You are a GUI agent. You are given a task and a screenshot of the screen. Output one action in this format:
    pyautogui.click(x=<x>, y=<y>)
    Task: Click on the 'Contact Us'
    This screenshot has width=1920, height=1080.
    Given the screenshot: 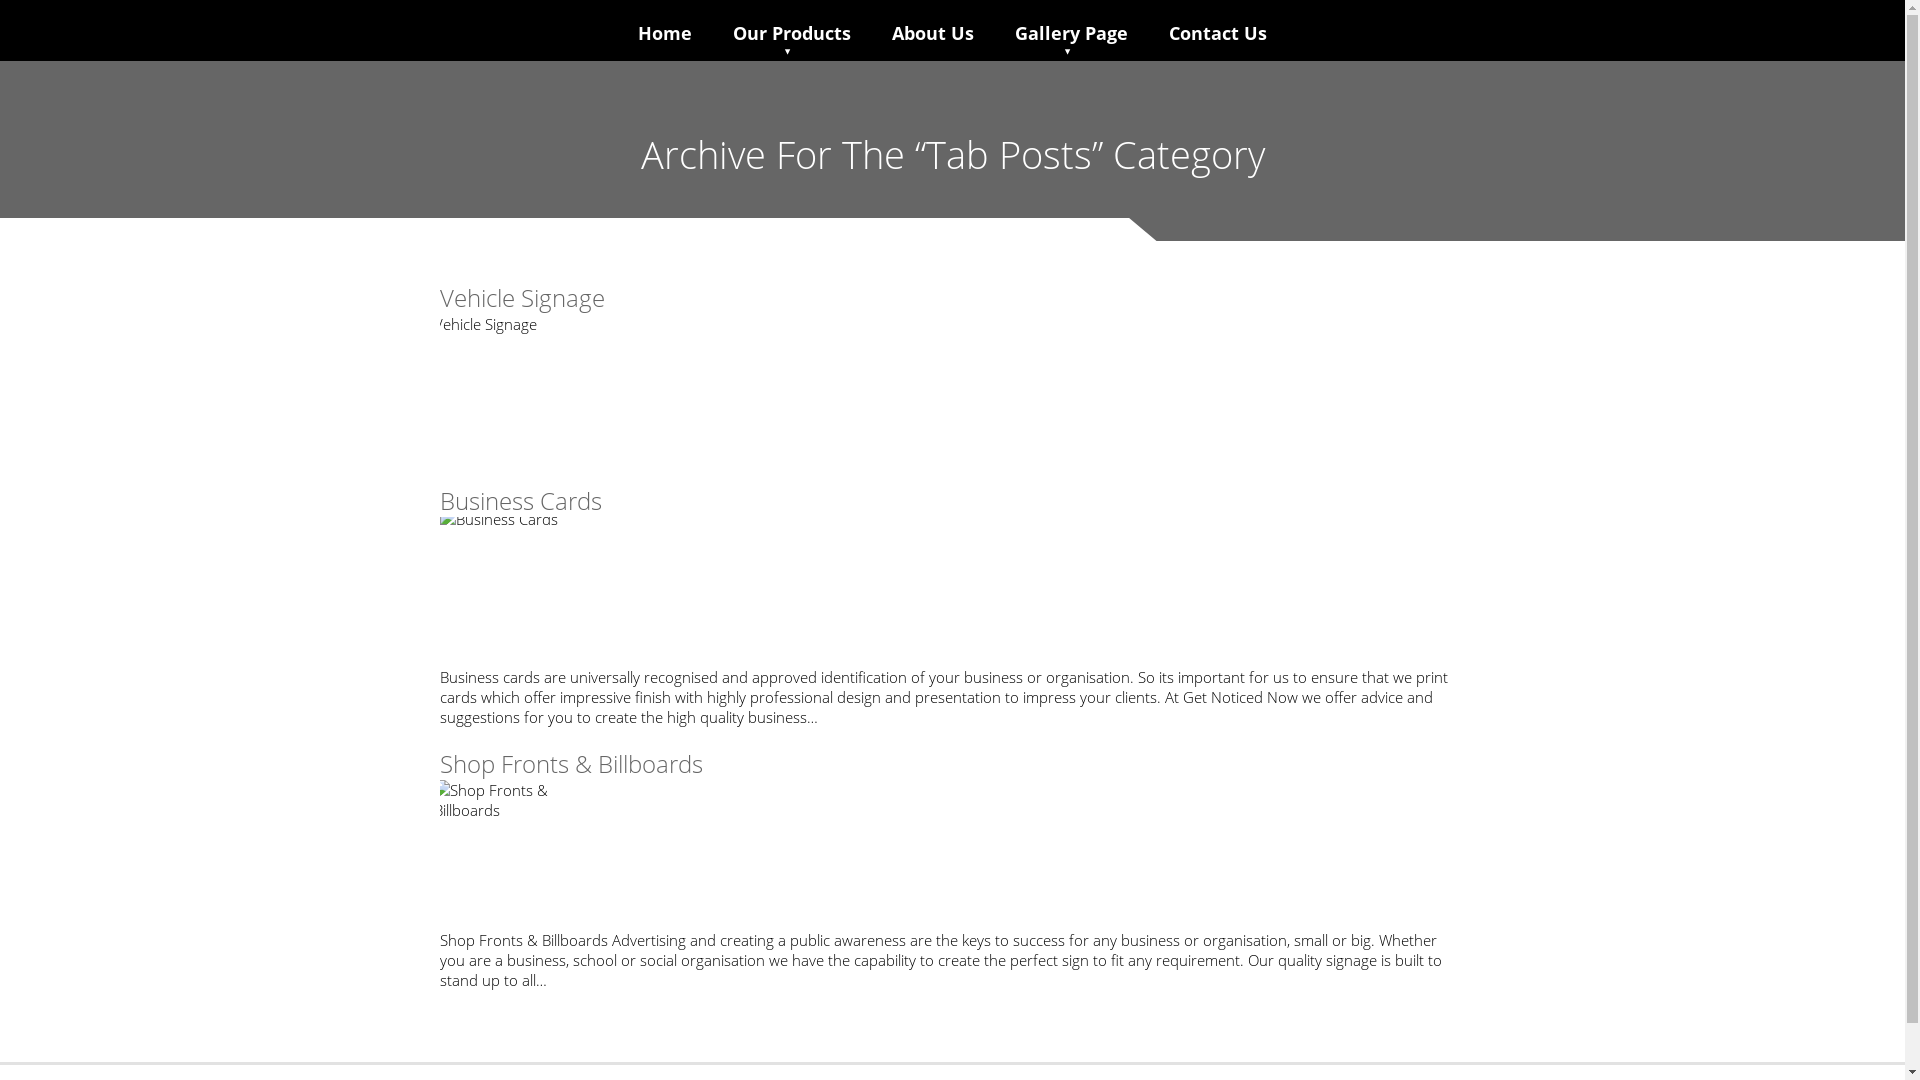 What is the action you would take?
    pyautogui.click(x=1216, y=33)
    